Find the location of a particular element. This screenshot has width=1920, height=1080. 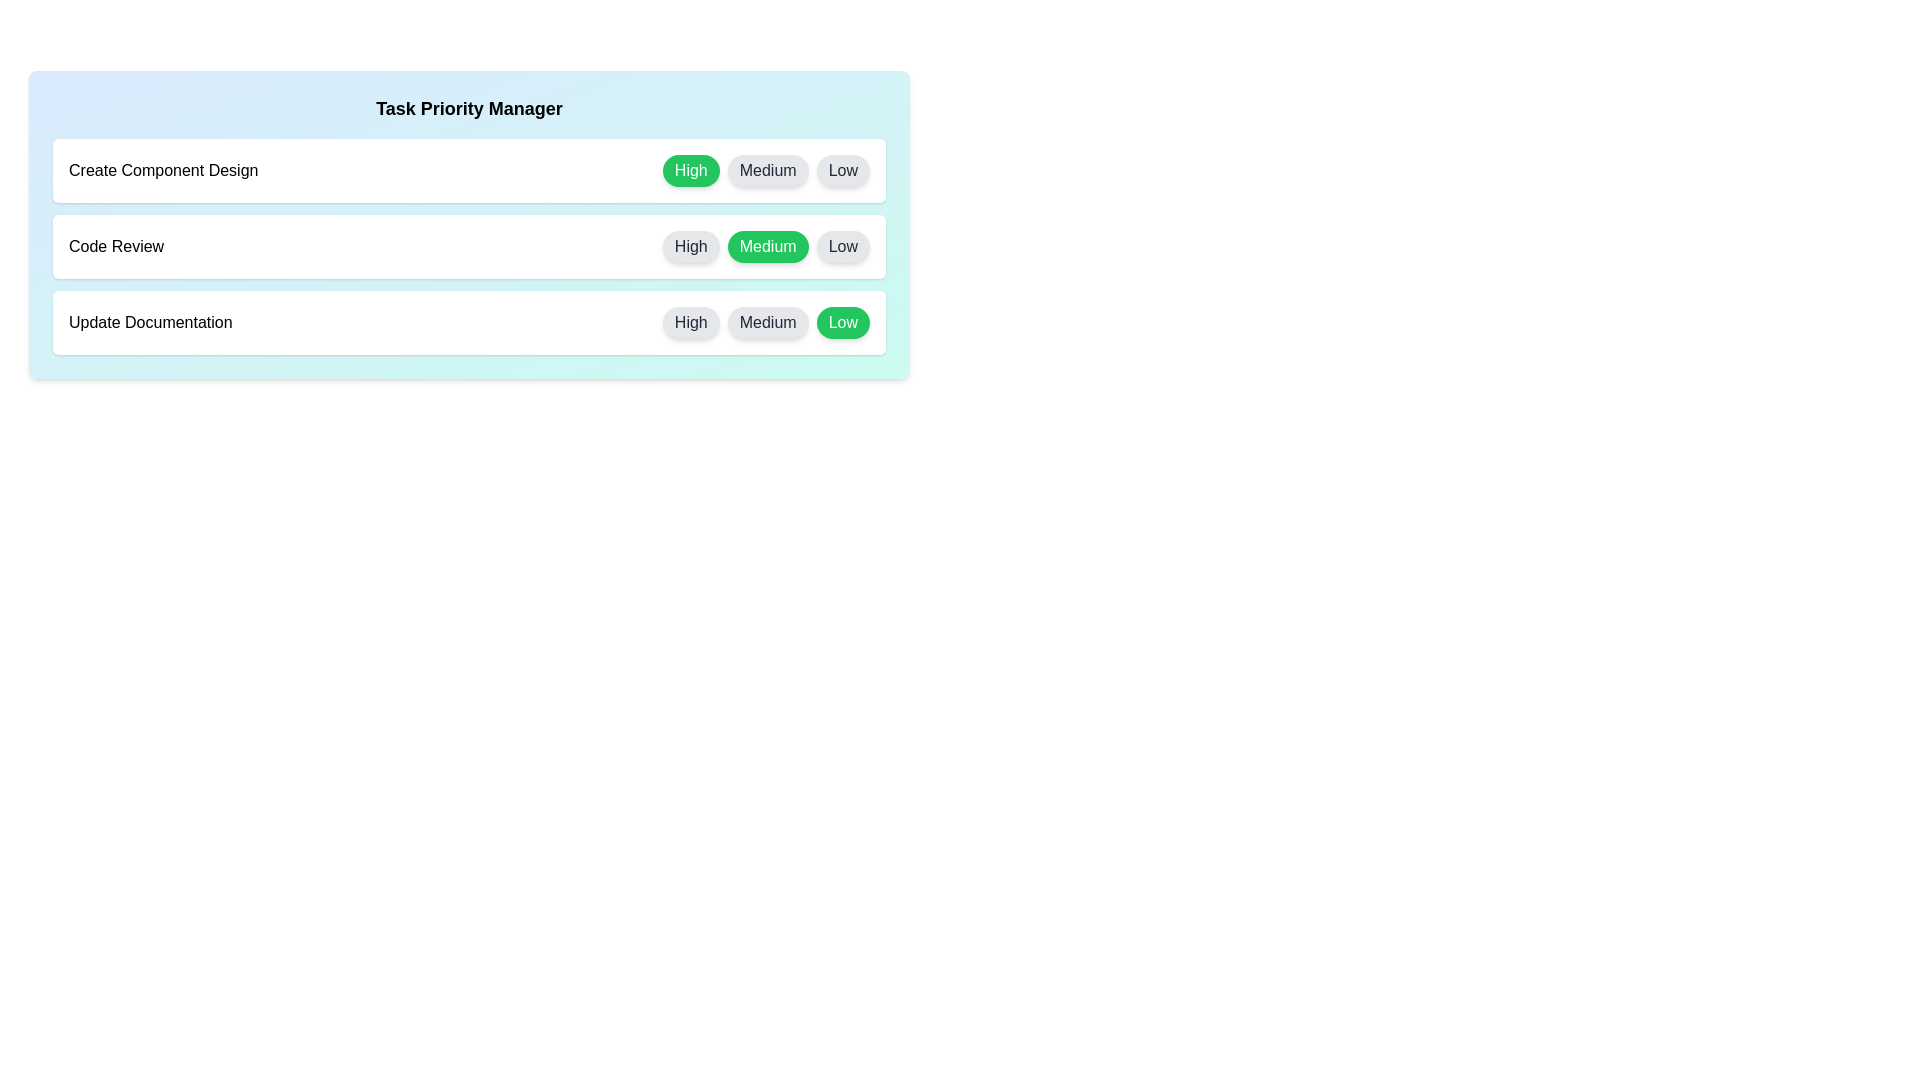

the priority button labeled Medium for the task Create Component Design is located at coordinates (767, 169).